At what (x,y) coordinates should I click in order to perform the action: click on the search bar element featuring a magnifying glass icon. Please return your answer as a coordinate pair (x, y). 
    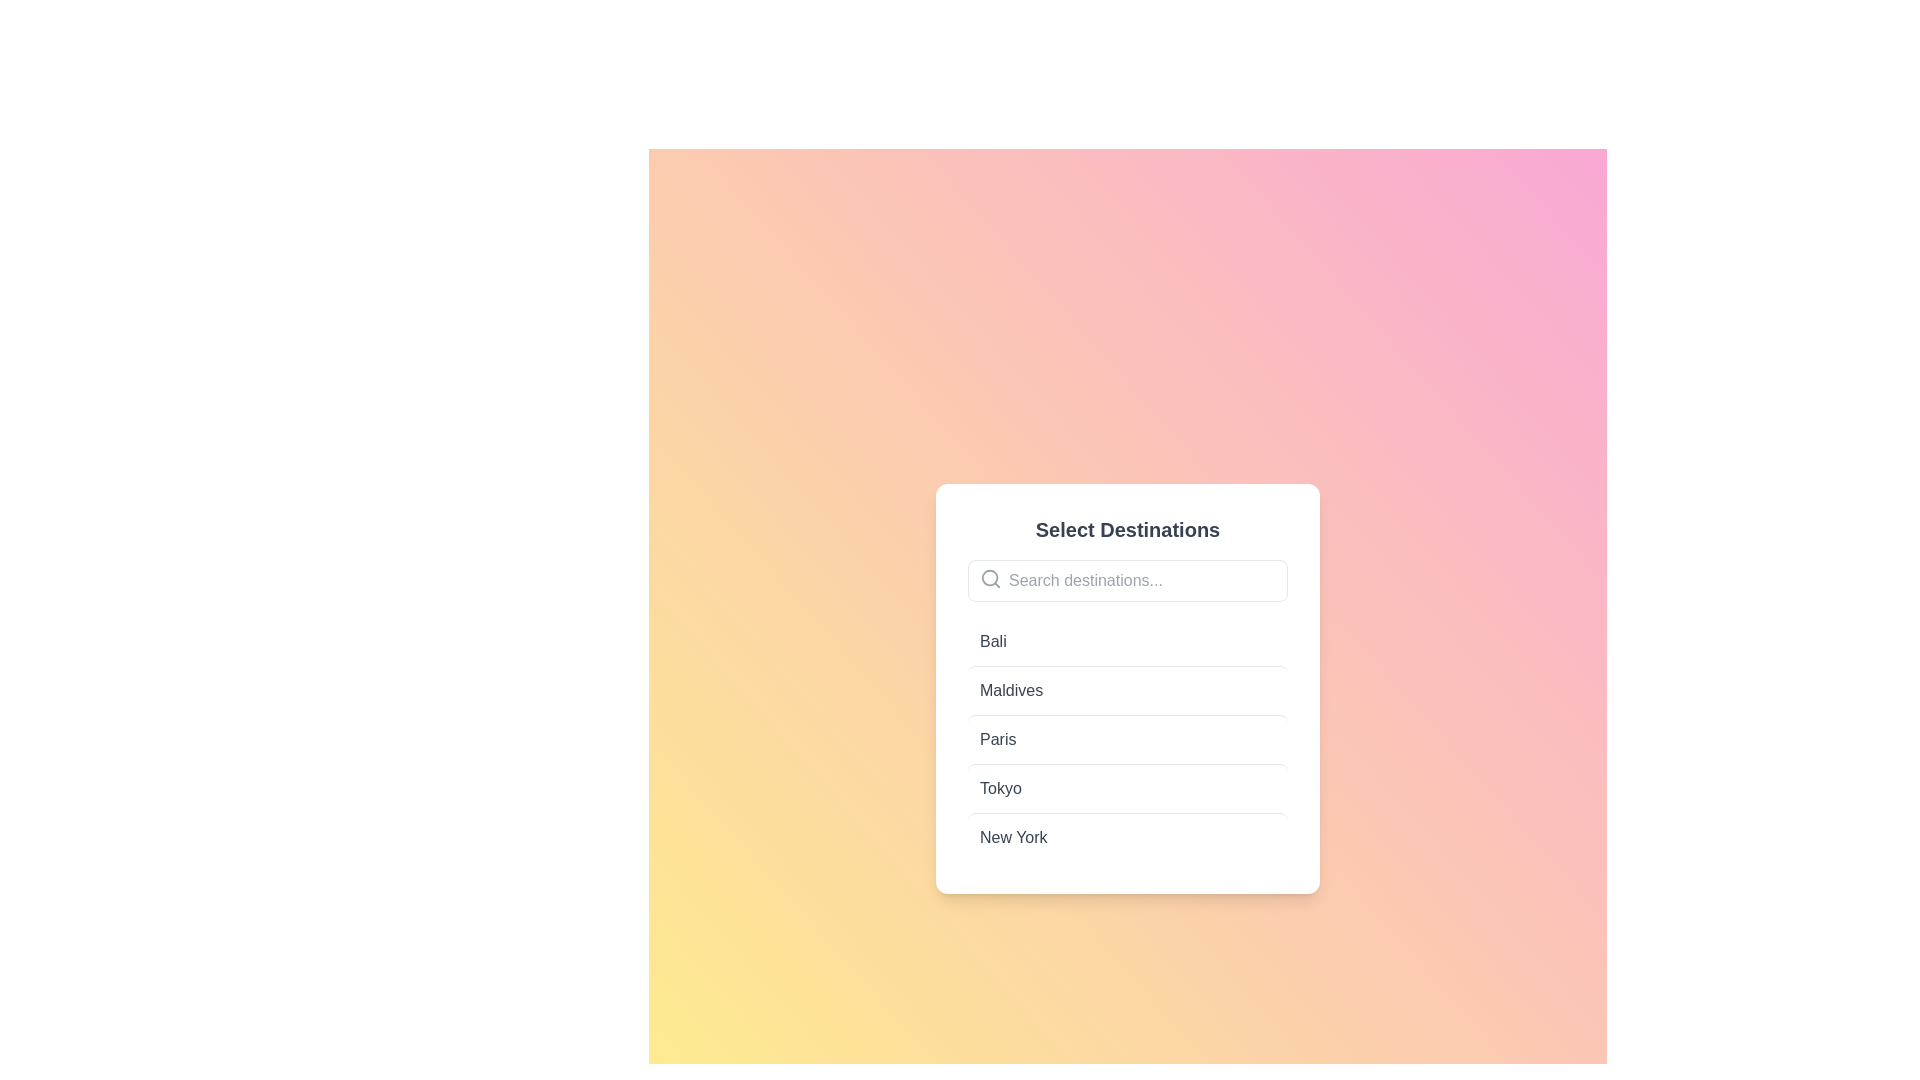
    Looking at the image, I should click on (1128, 581).